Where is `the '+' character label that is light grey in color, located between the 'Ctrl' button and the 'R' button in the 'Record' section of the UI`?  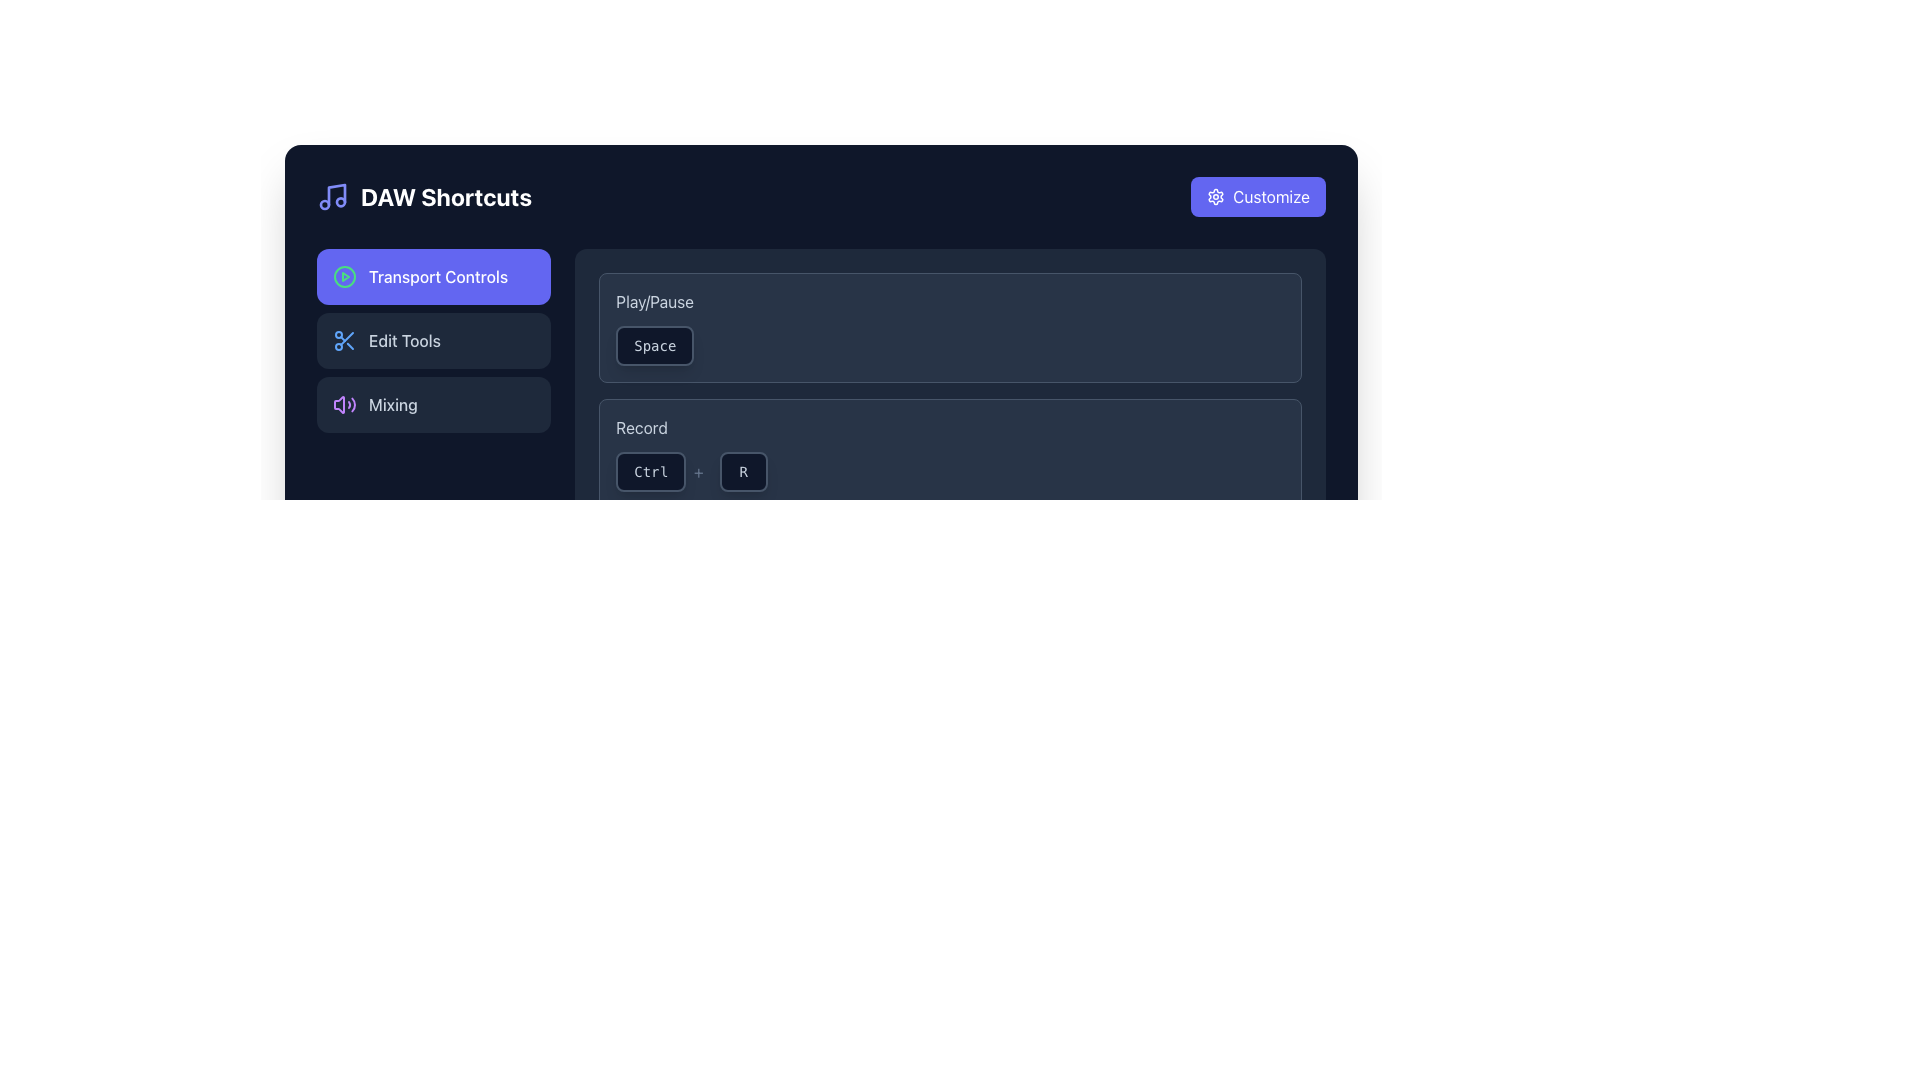
the '+' character label that is light grey in color, located between the 'Ctrl' button and the 'R' button in the 'Record' section of the UI is located at coordinates (698, 471).